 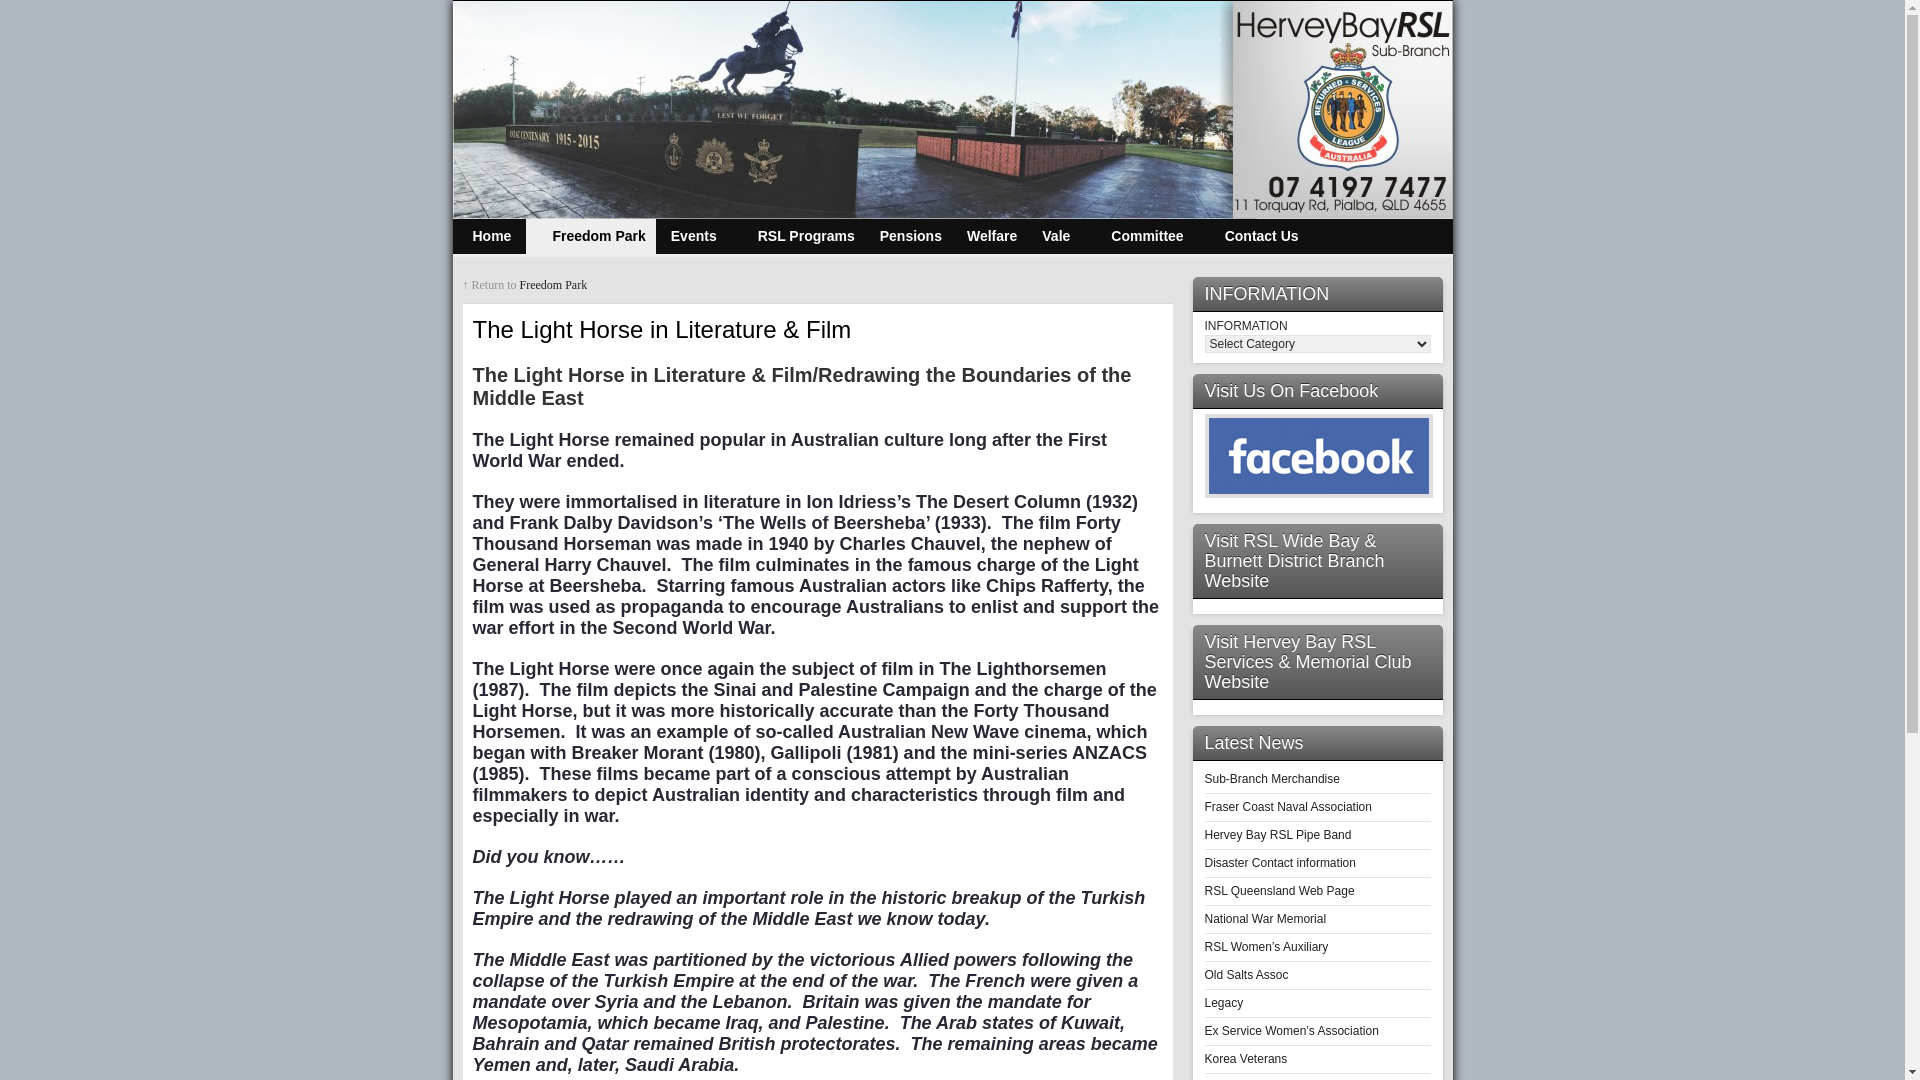 What do you see at coordinates (1222, 1002) in the screenshot?
I see `'Legacy'` at bounding box center [1222, 1002].